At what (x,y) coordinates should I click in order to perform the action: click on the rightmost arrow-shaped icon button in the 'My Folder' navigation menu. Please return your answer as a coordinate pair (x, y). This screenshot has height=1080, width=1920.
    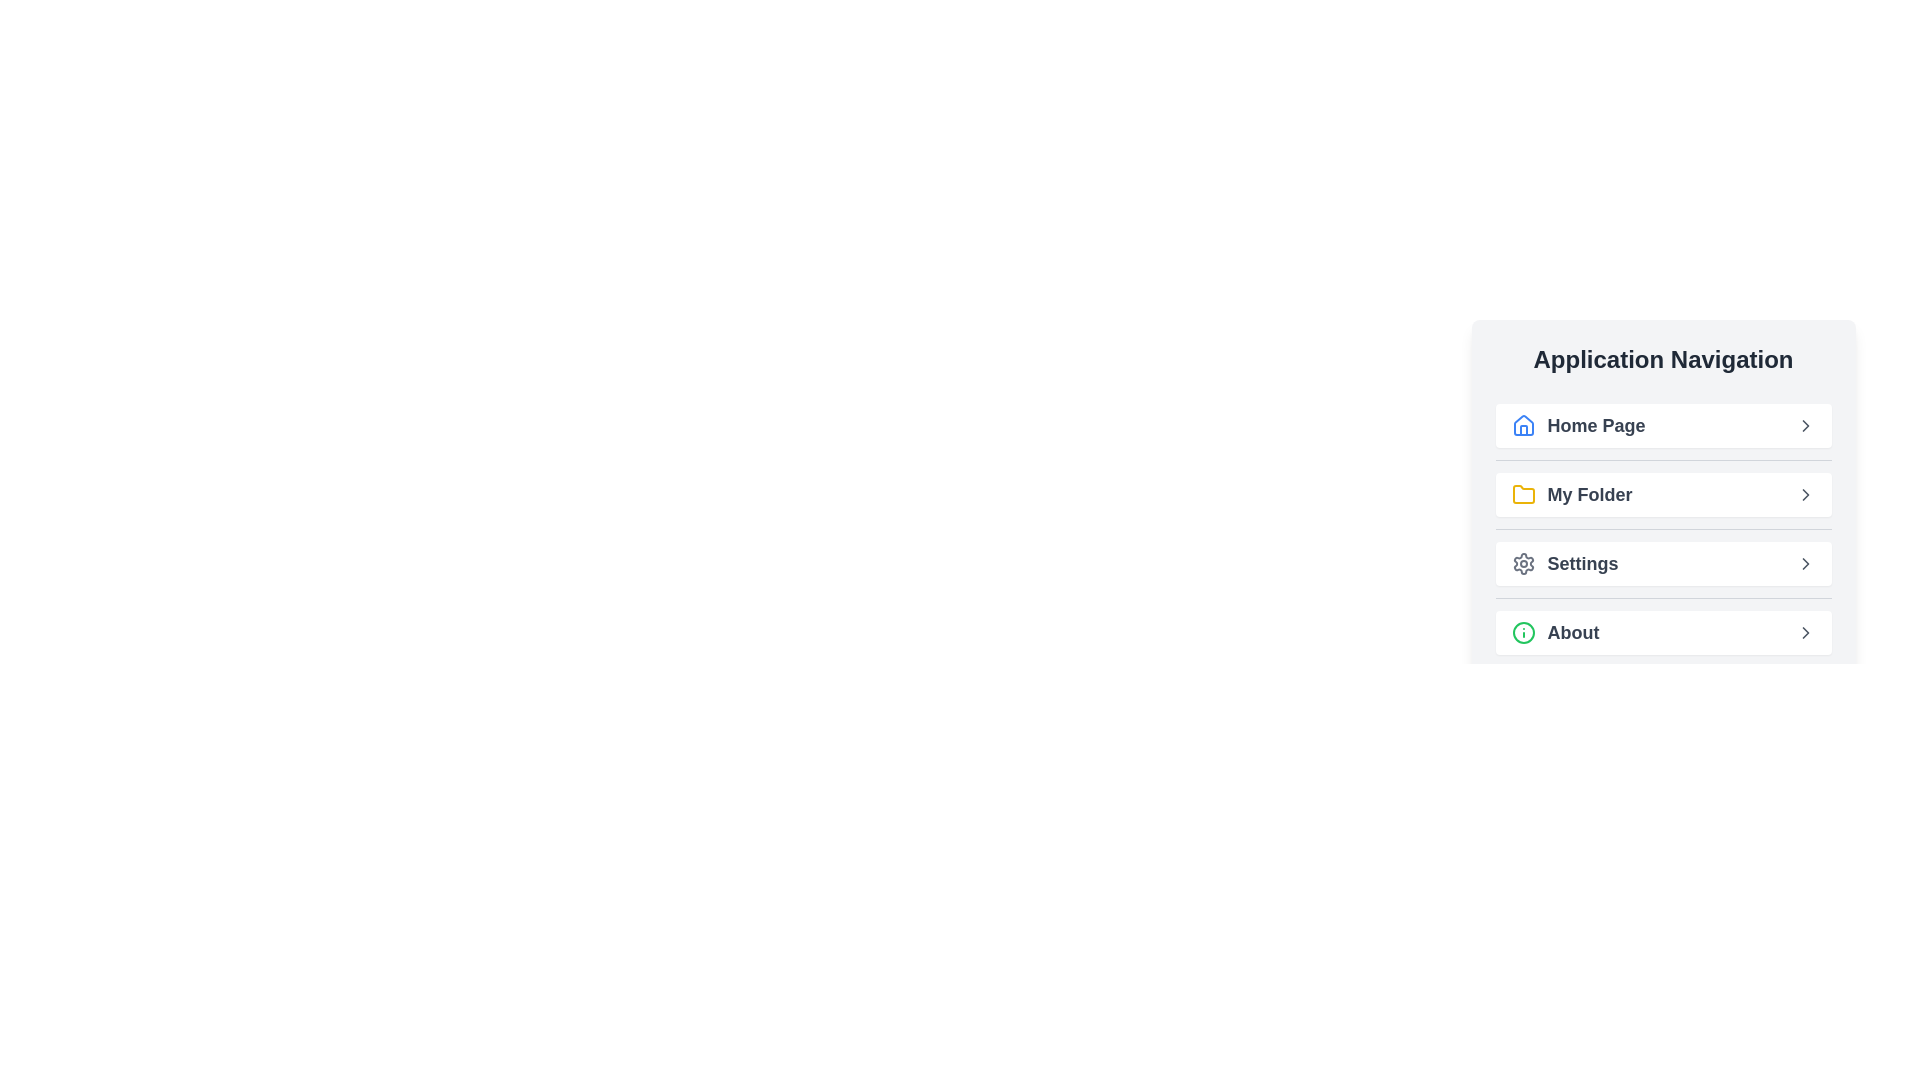
    Looking at the image, I should click on (1805, 494).